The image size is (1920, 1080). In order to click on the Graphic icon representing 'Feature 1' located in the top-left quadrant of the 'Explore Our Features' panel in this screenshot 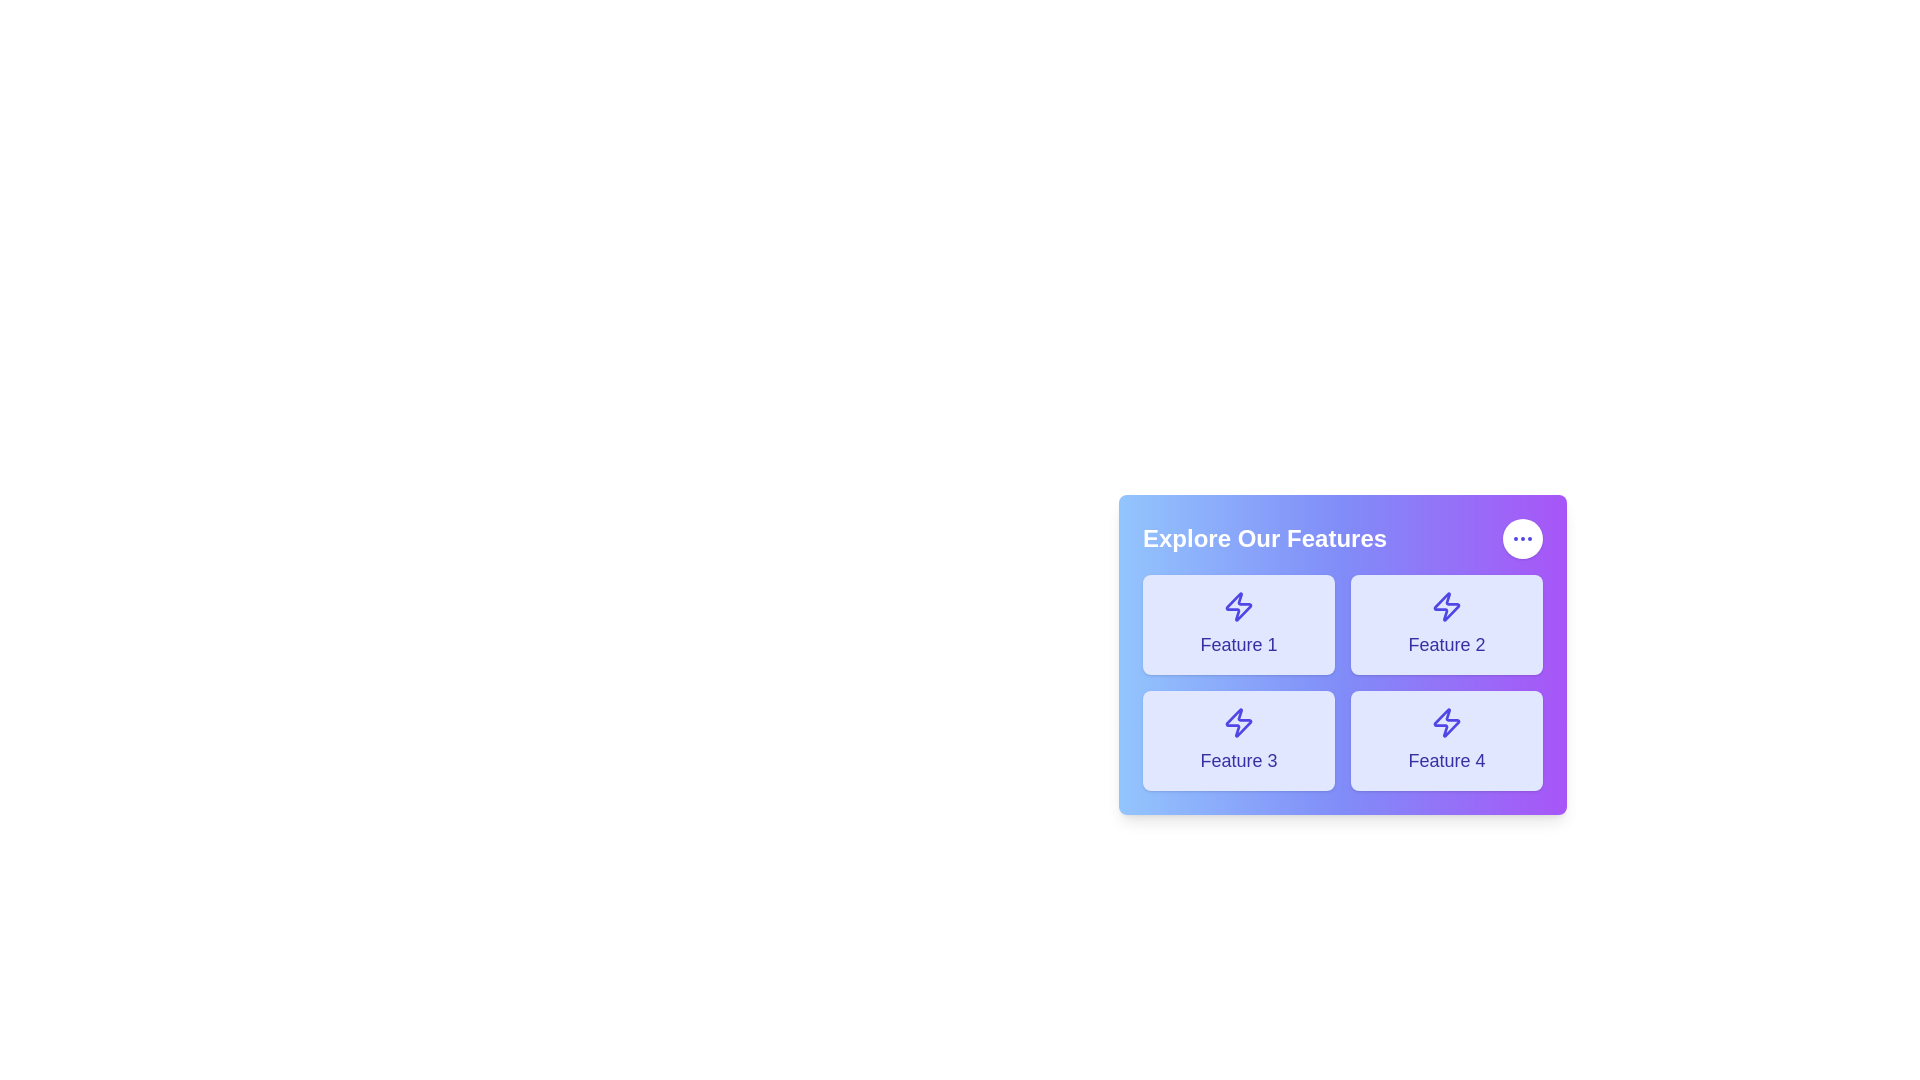, I will do `click(1237, 605)`.